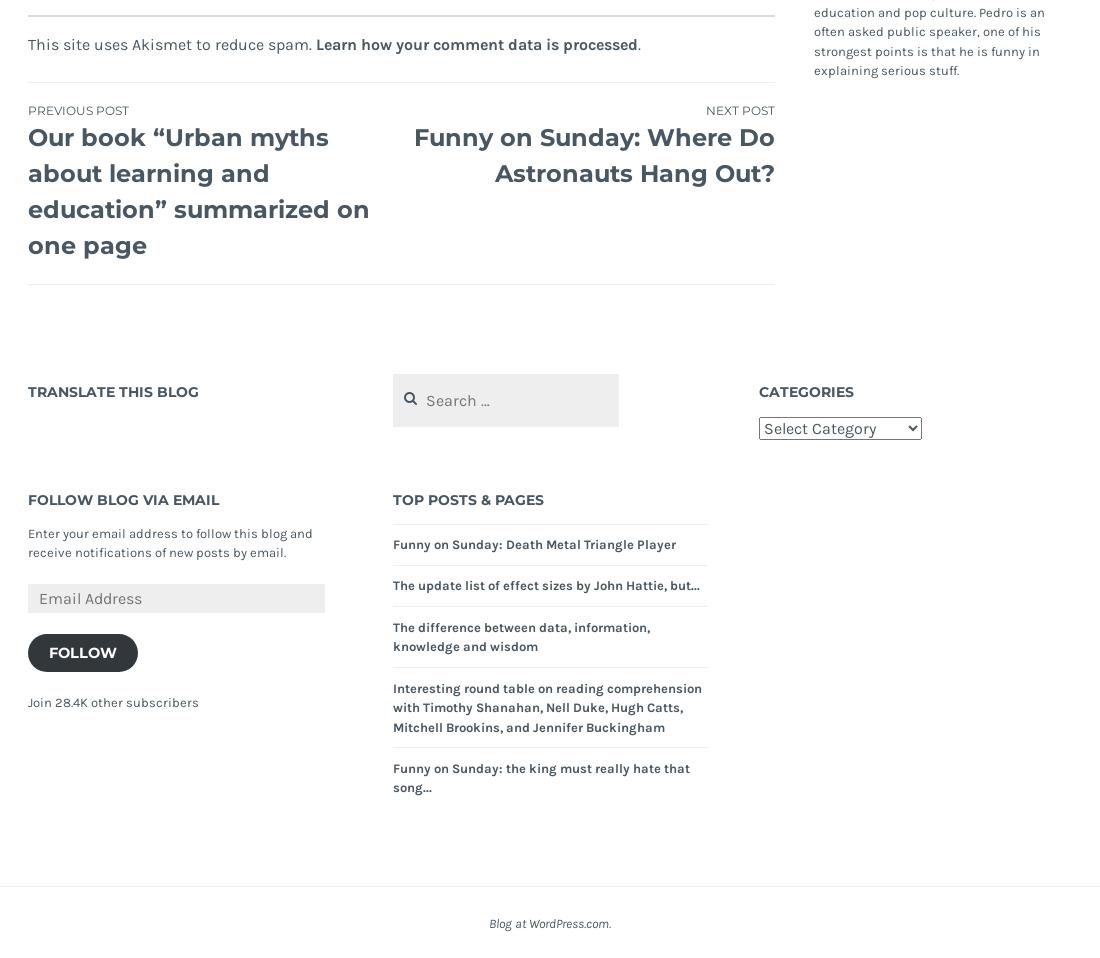  I want to click on 'Top Posts & Pages', so click(393, 498).